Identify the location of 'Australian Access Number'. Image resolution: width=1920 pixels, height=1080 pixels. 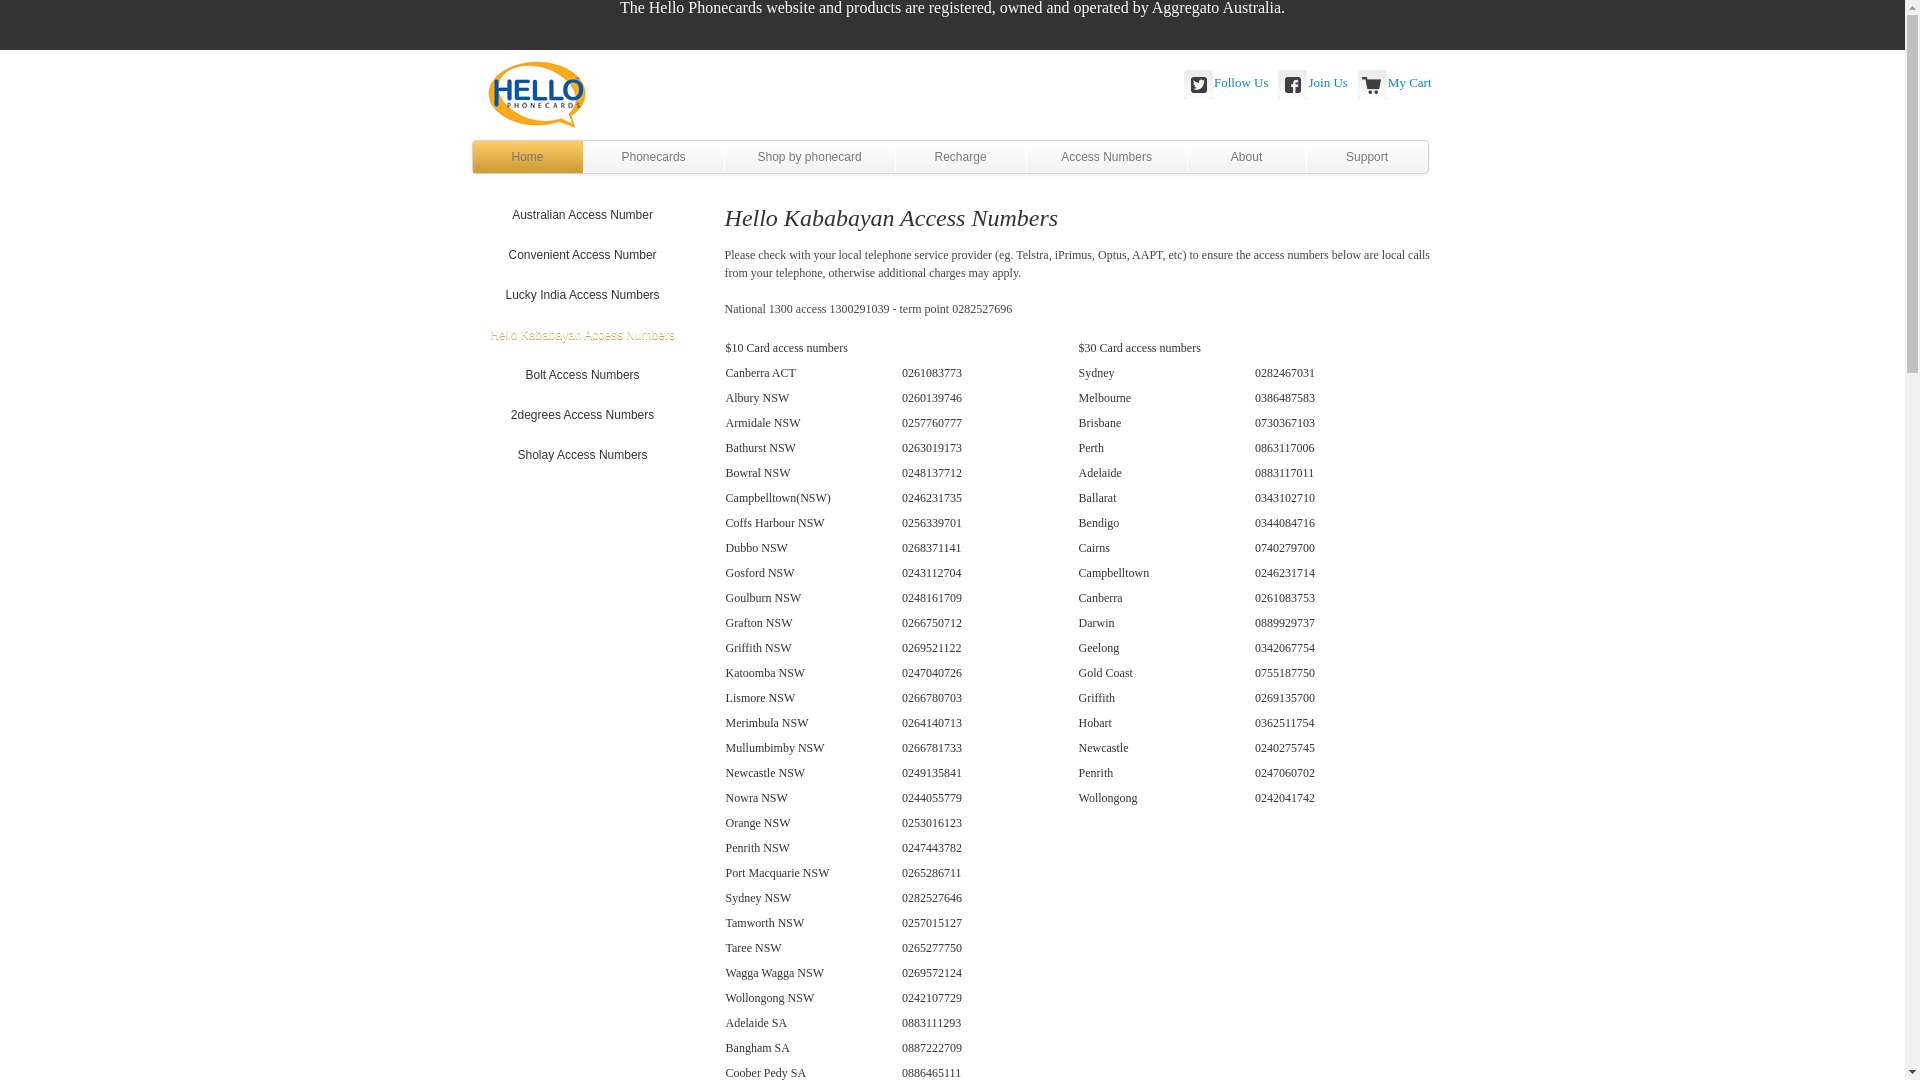
(472, 215).